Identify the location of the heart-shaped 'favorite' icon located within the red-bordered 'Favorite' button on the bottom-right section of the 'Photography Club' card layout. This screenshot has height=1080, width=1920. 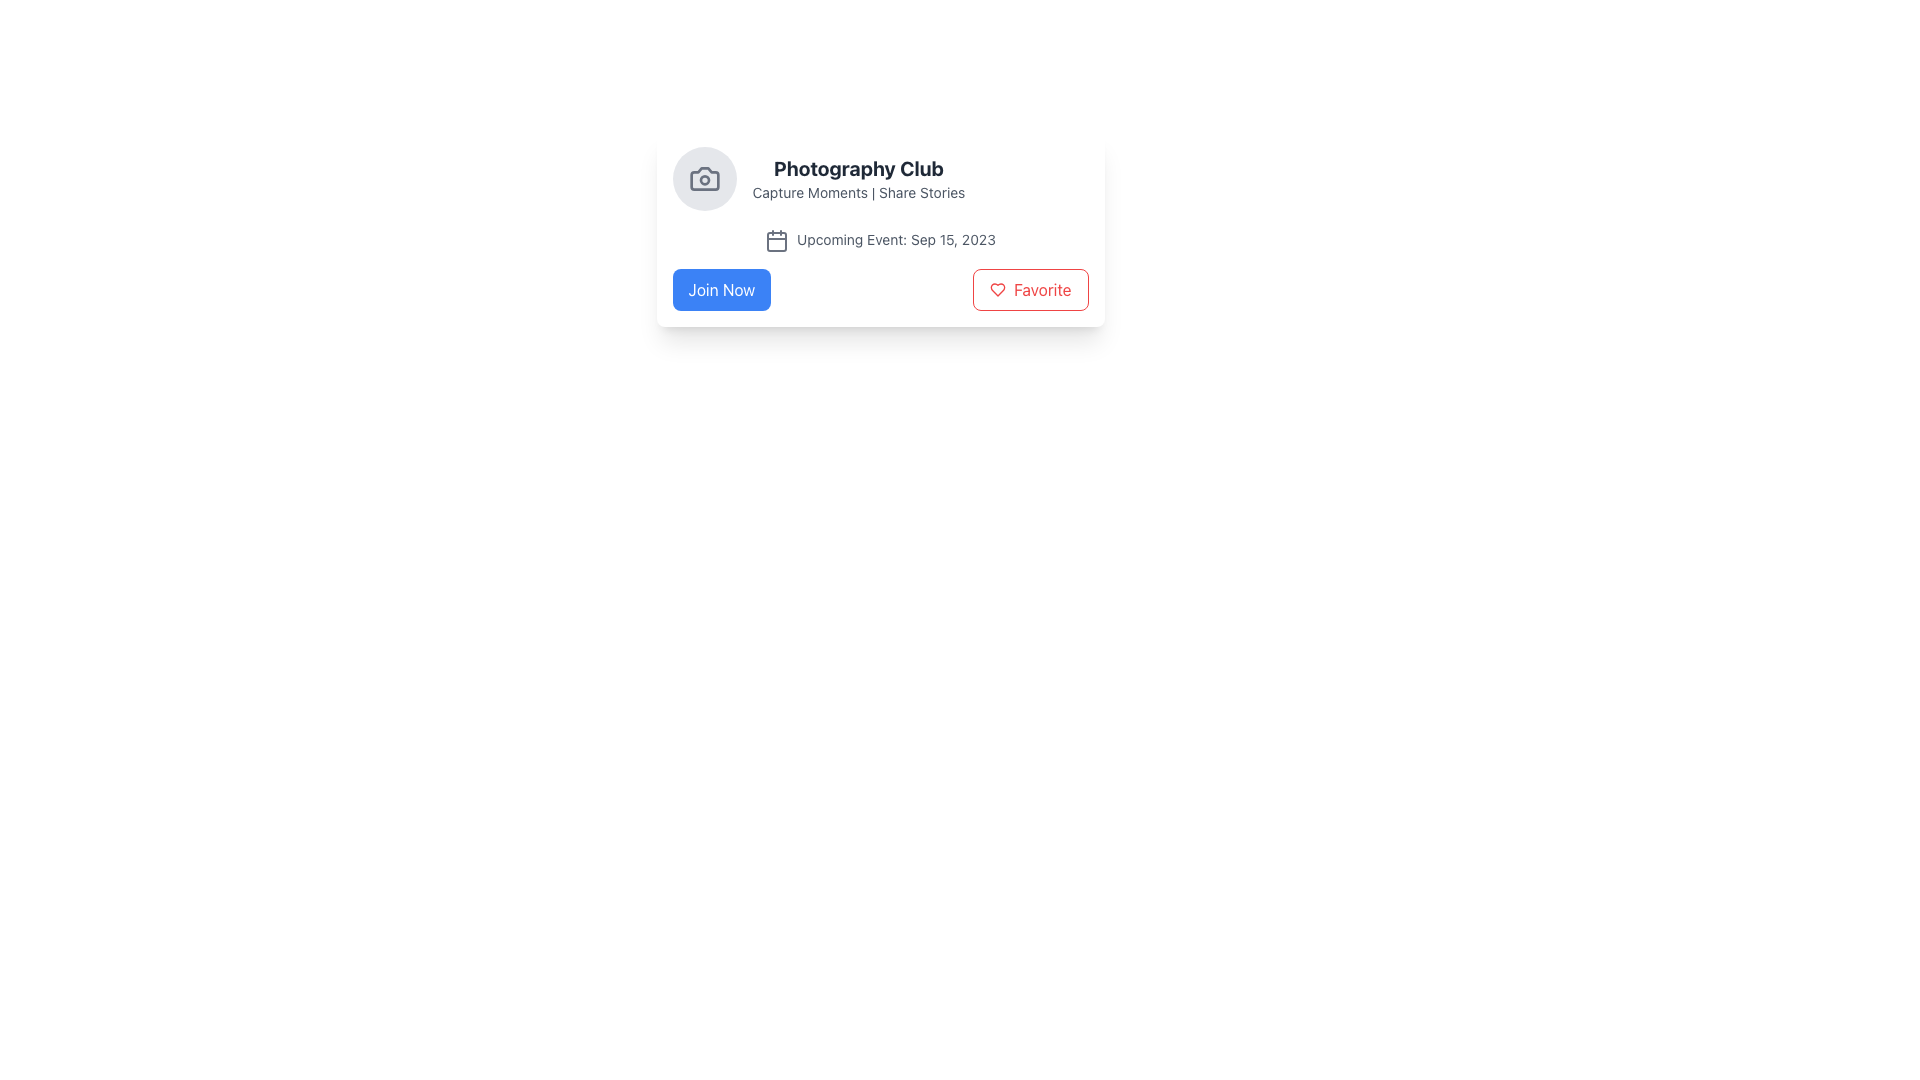
(998, 289).